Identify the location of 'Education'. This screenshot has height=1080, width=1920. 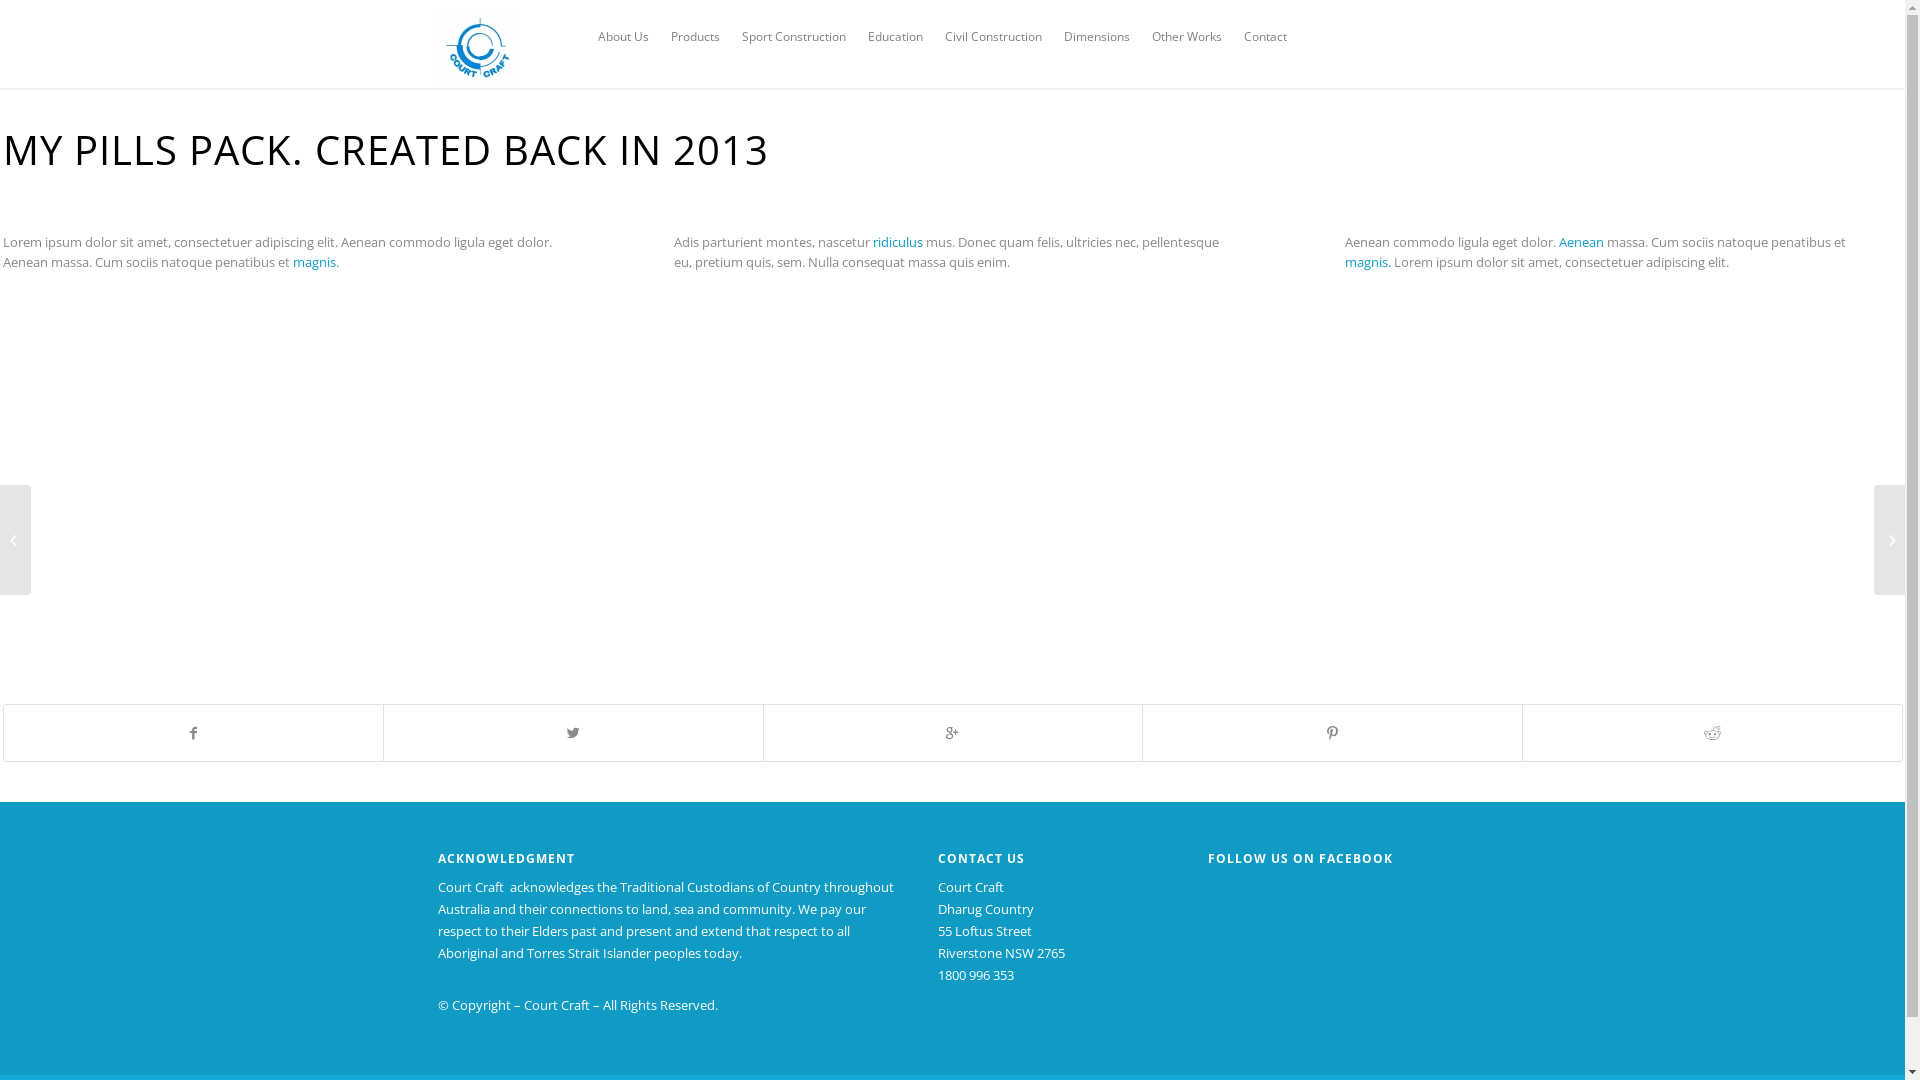
(894, 37).